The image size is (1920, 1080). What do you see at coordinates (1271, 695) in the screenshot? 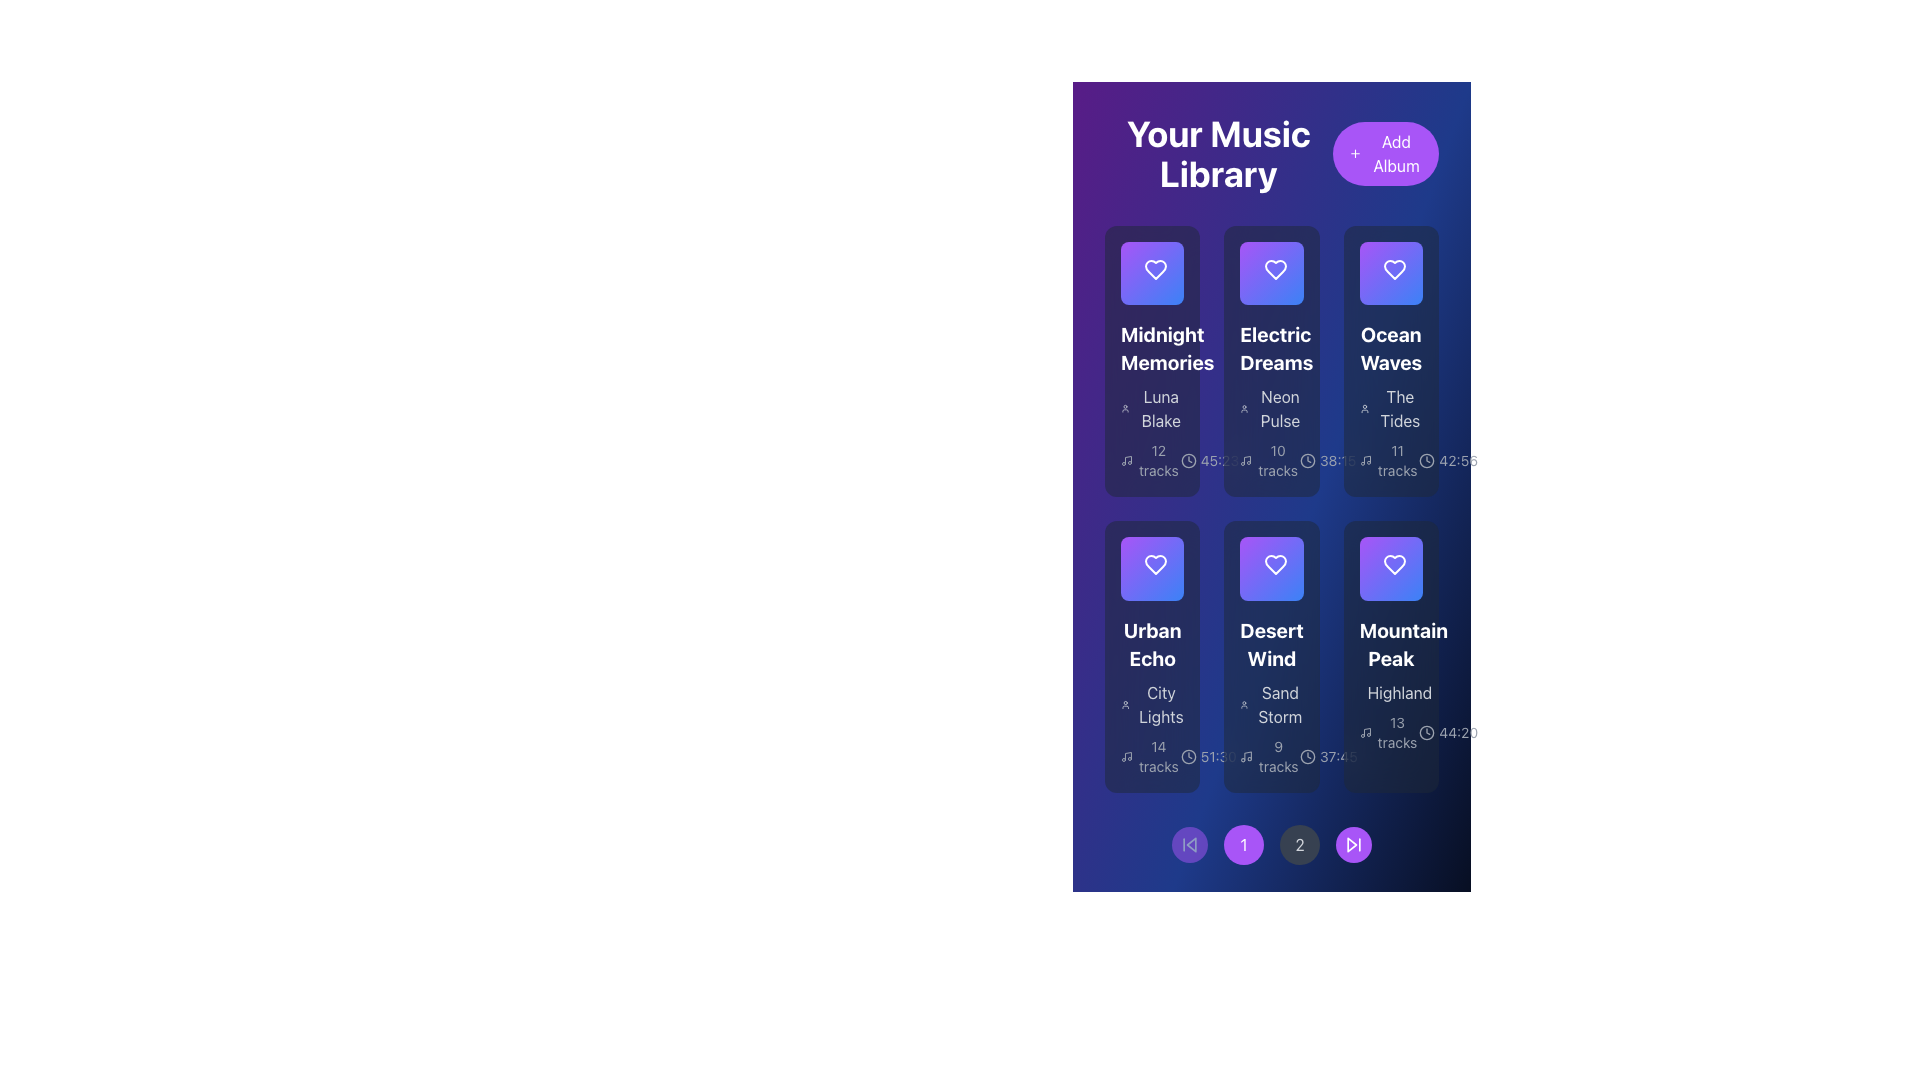
I see `subtitle text located within the card labeled 'Desert Wind', positioned below the primary title in the second row, second column of the grid layout` at bounding box center [1271, 695].